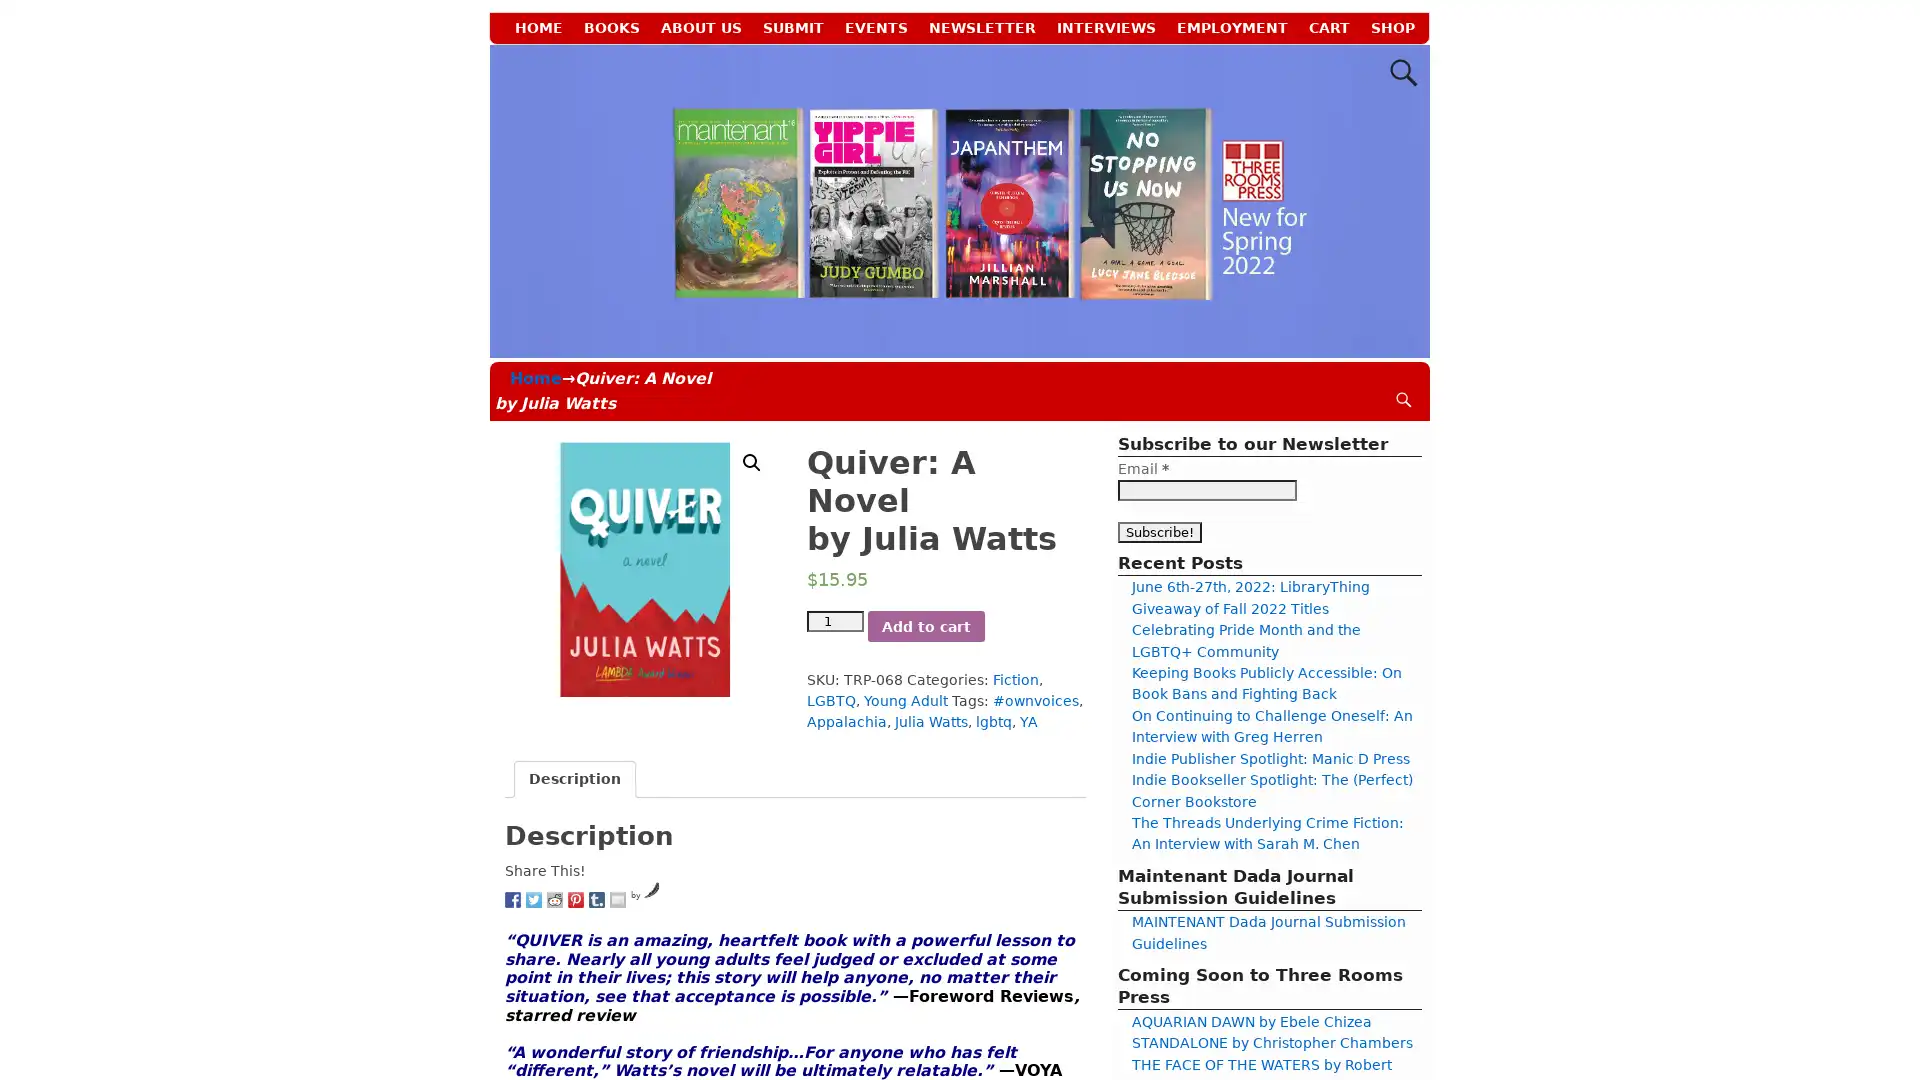 The width and height of the screenshot is (1920, 1080). What do you see at coordinates (924, 624) in the screenshot?
I see `Add to cart` at bounding box center [924, 624].